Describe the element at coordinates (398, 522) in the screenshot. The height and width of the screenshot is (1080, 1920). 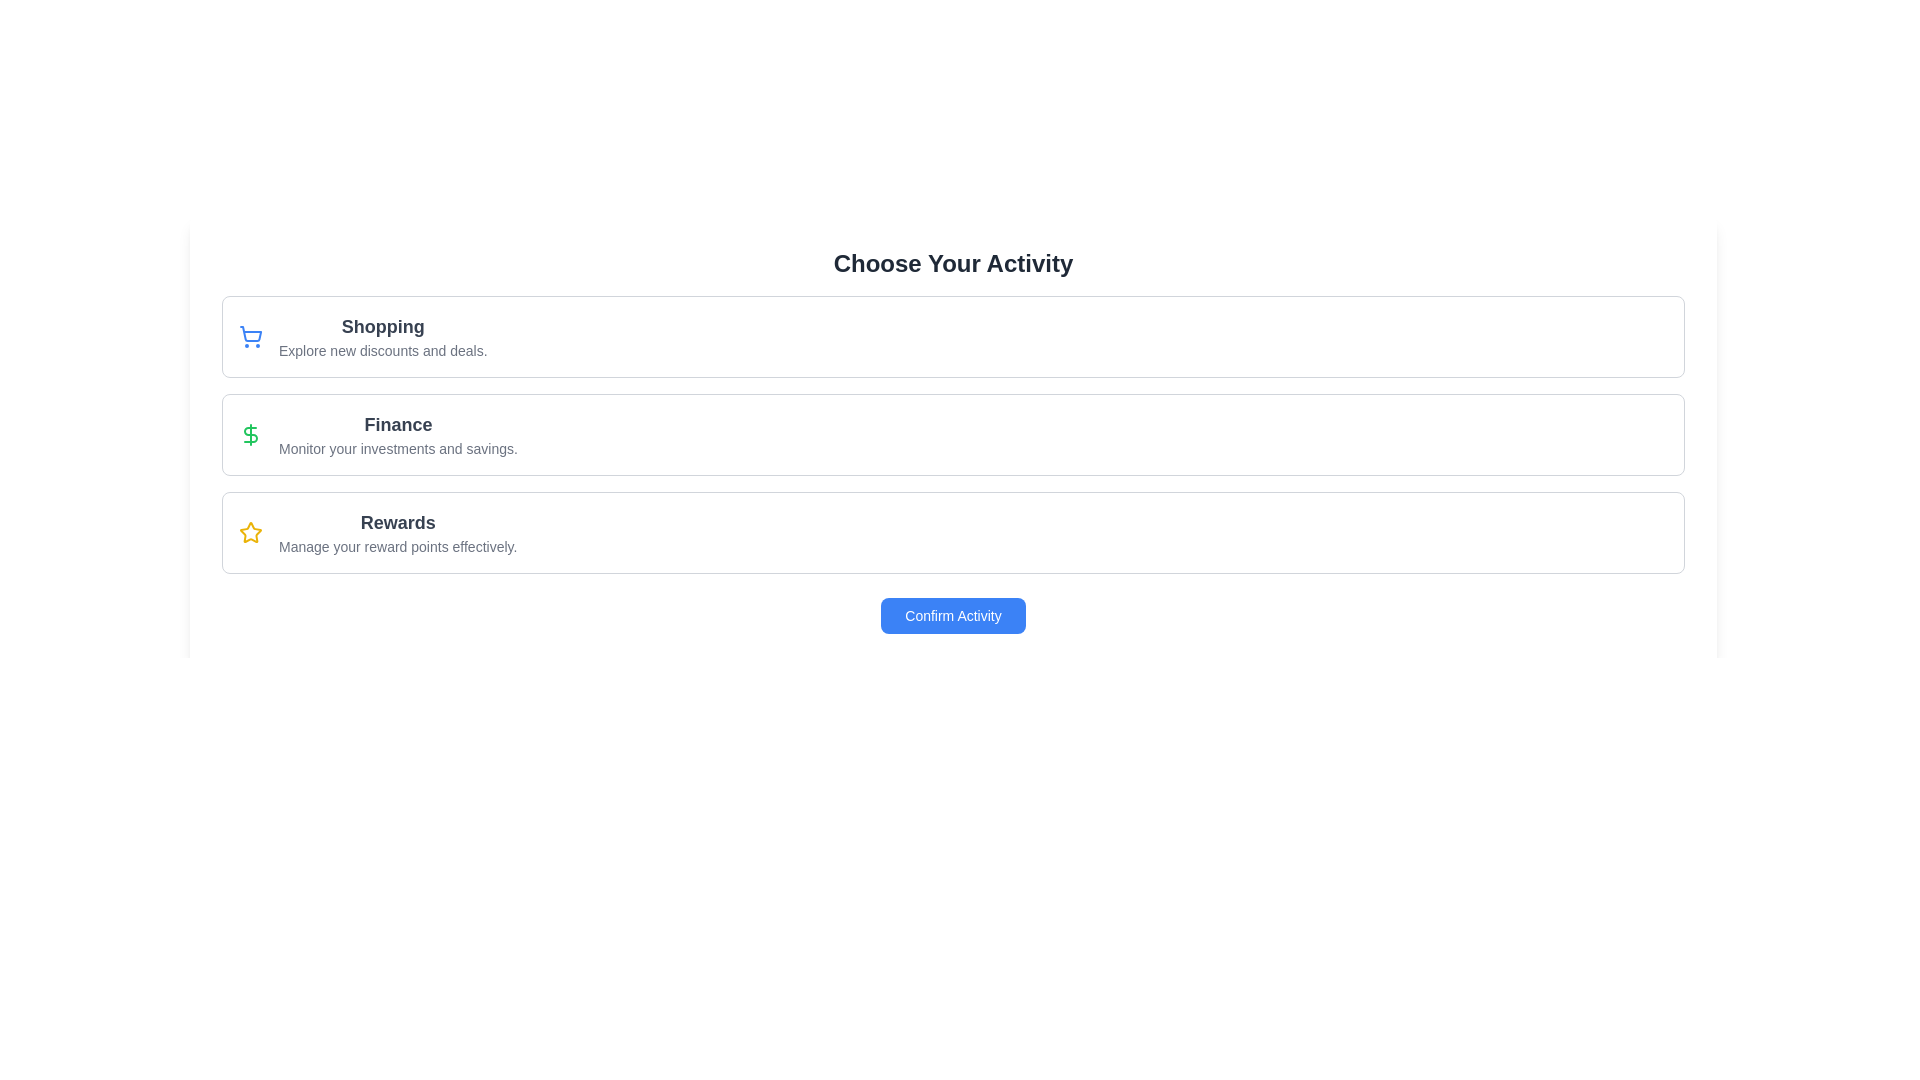
I see `the 'Rewards' text label, which is a bold, gray-colored heading indicating a subsection of information in a vertically stacked group of sections` at that location.